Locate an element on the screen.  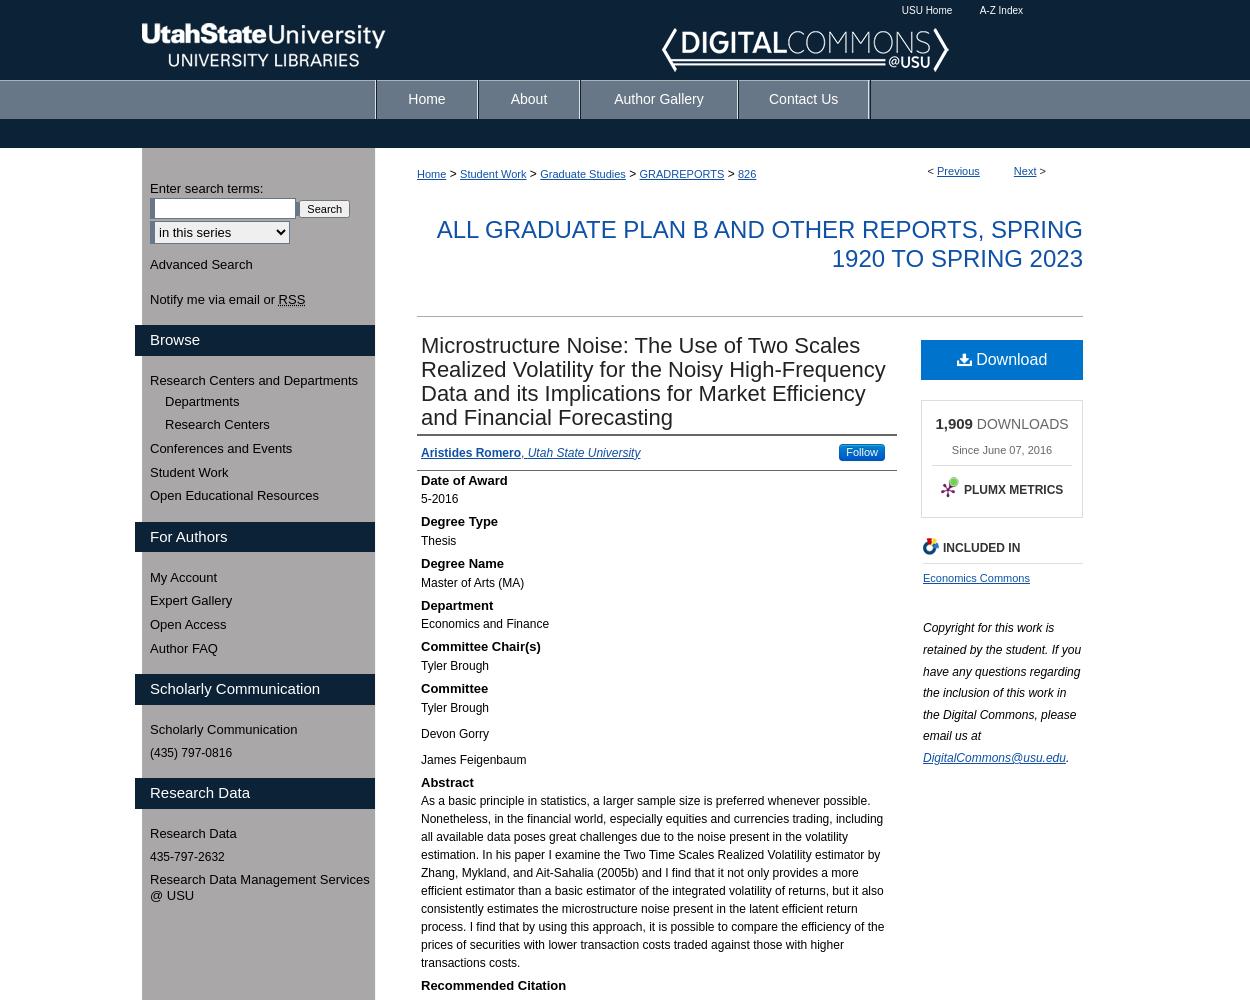
'Degree Type' is located at coordinates (458, 521).